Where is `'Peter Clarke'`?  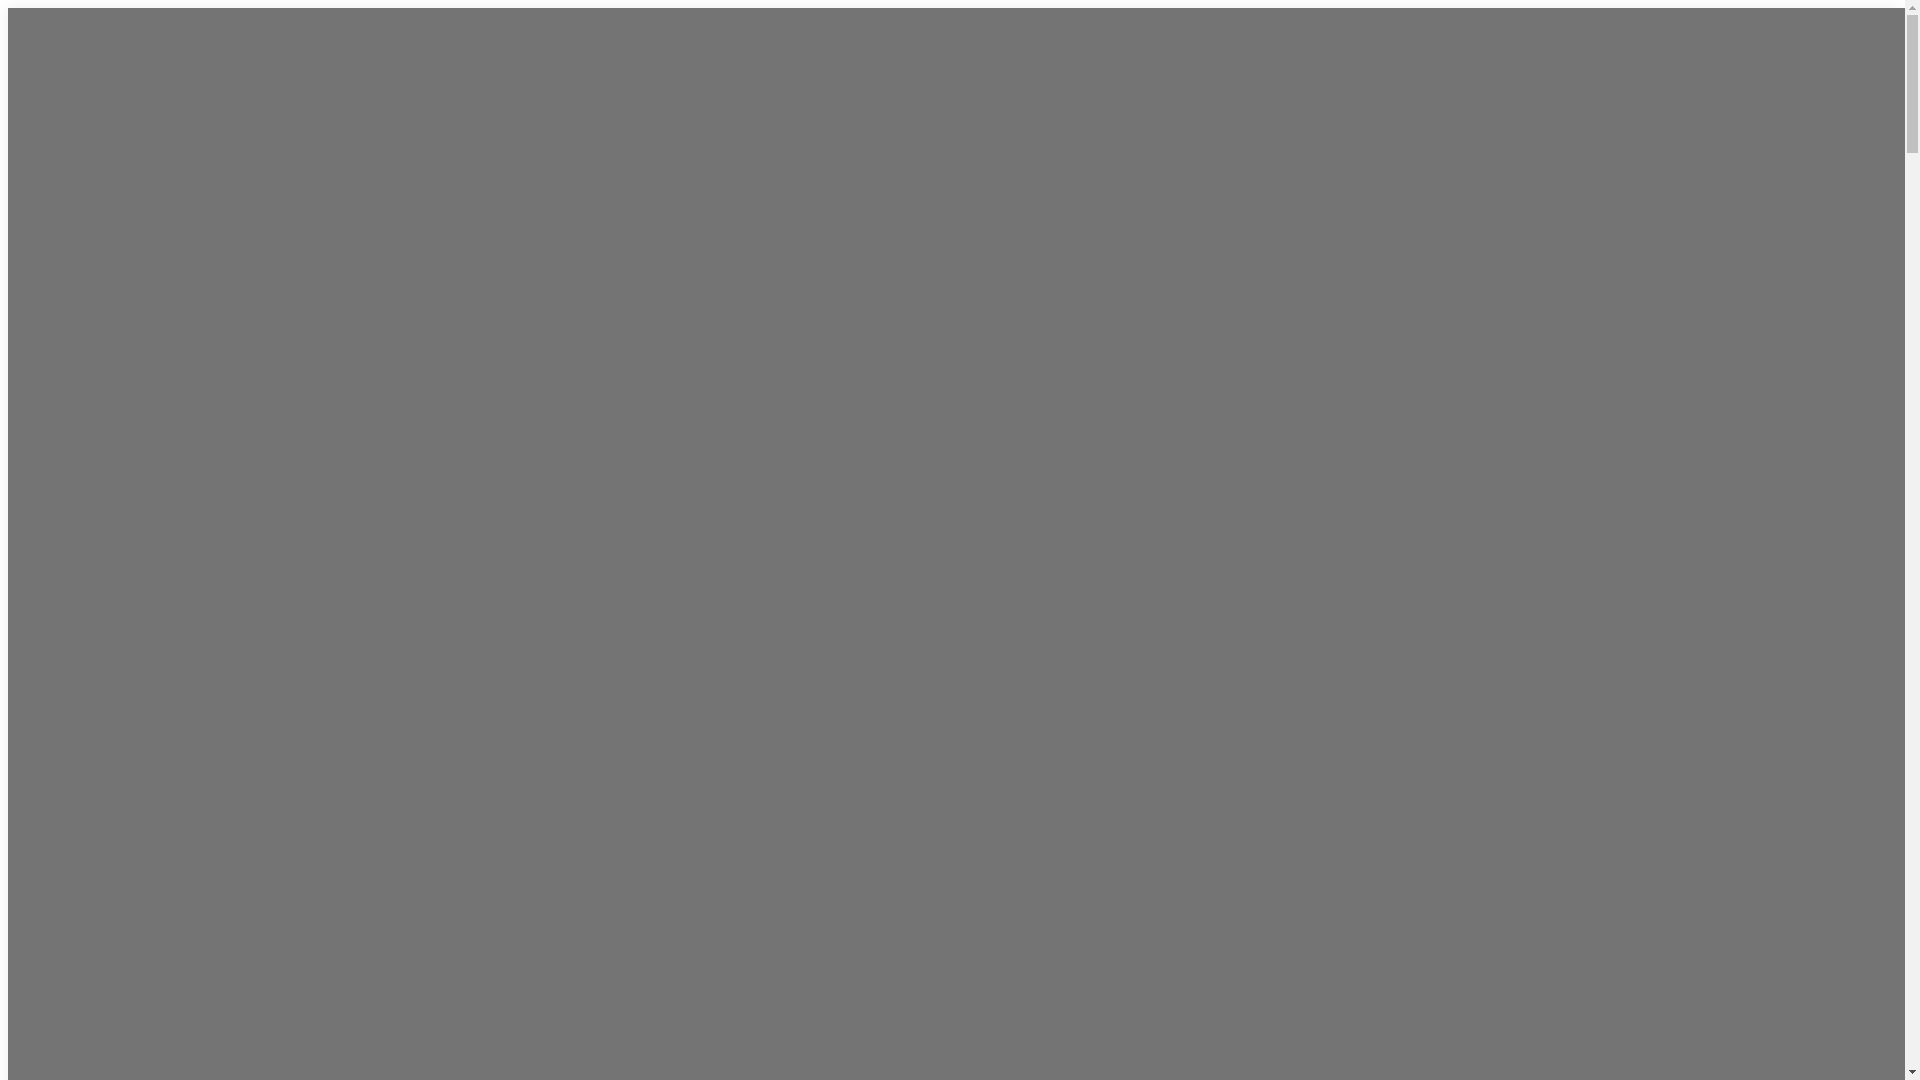
'Peter Clarke' is located at coordinates (879, 566).